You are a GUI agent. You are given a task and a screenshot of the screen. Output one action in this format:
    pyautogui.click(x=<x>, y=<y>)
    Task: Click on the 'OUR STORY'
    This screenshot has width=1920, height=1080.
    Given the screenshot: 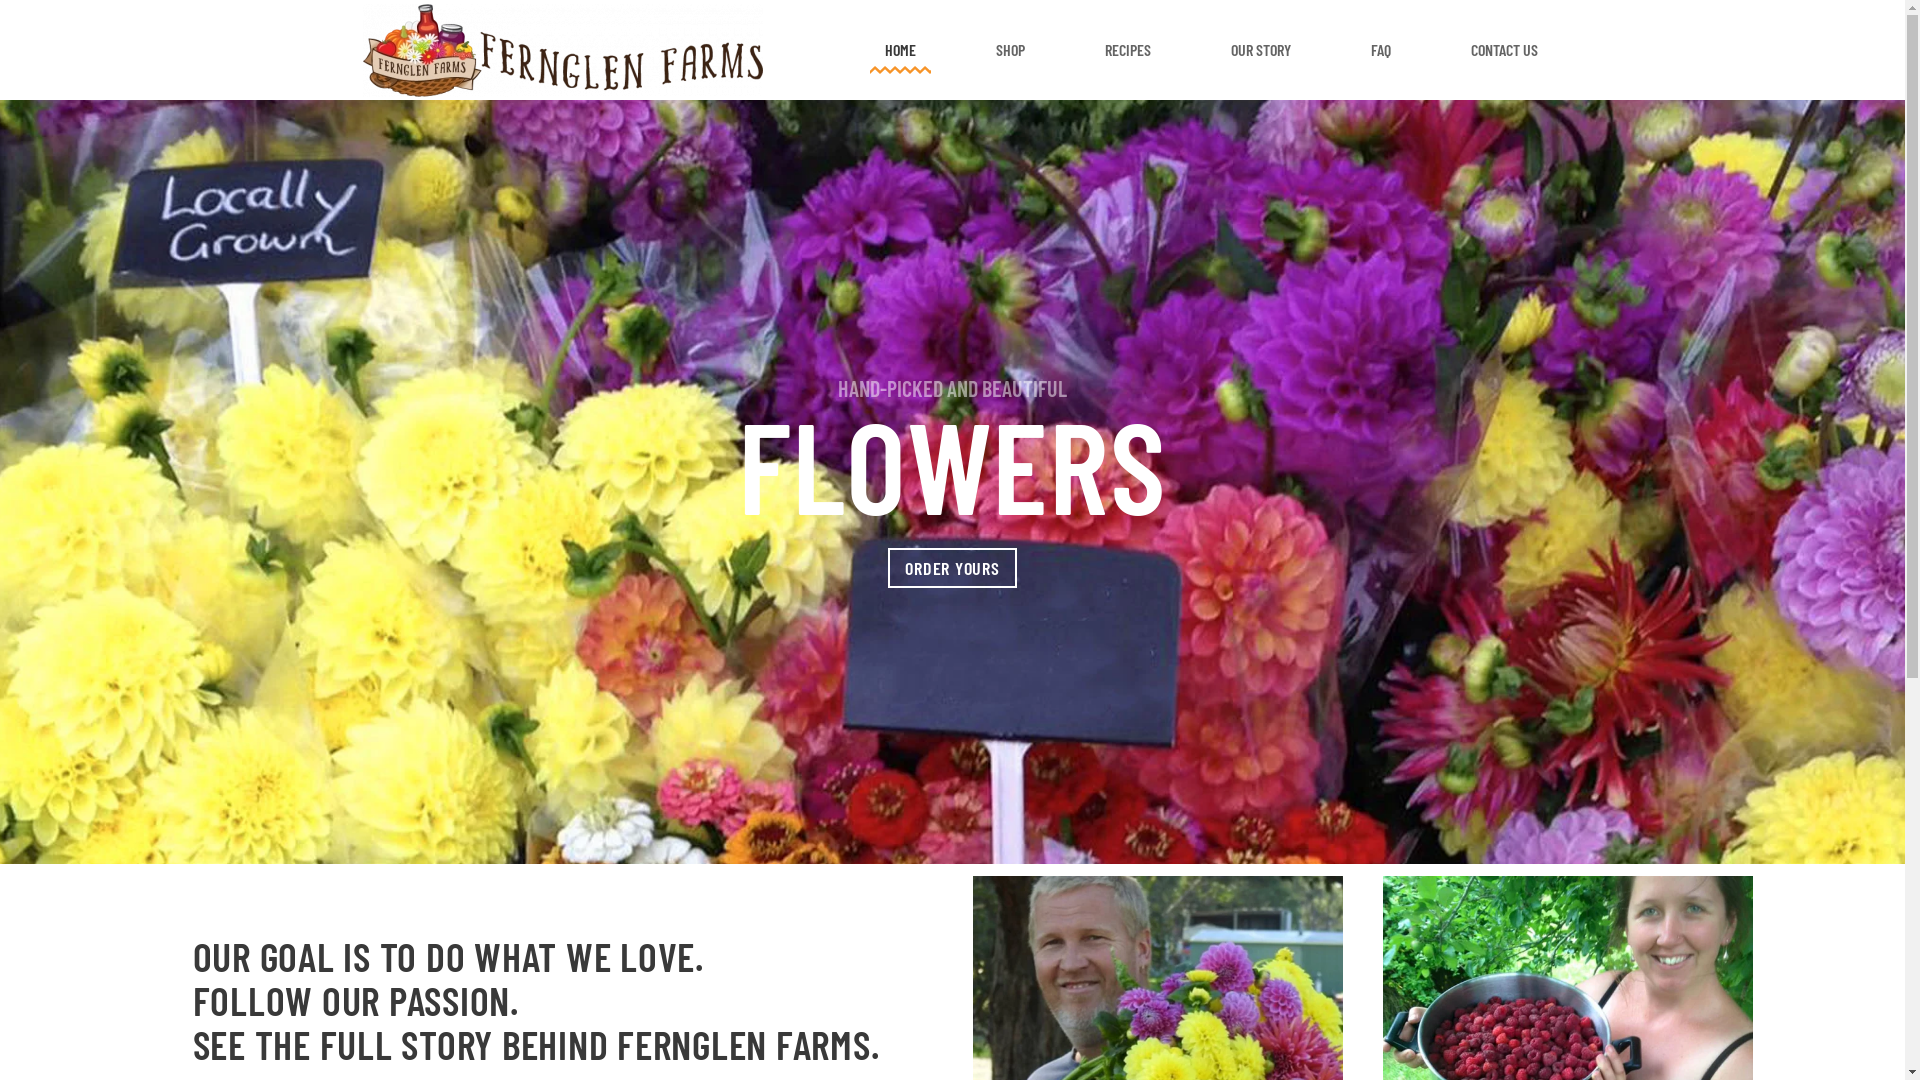 What is the action you would take?
    pyautogui.click(x=1260, y=49)
    